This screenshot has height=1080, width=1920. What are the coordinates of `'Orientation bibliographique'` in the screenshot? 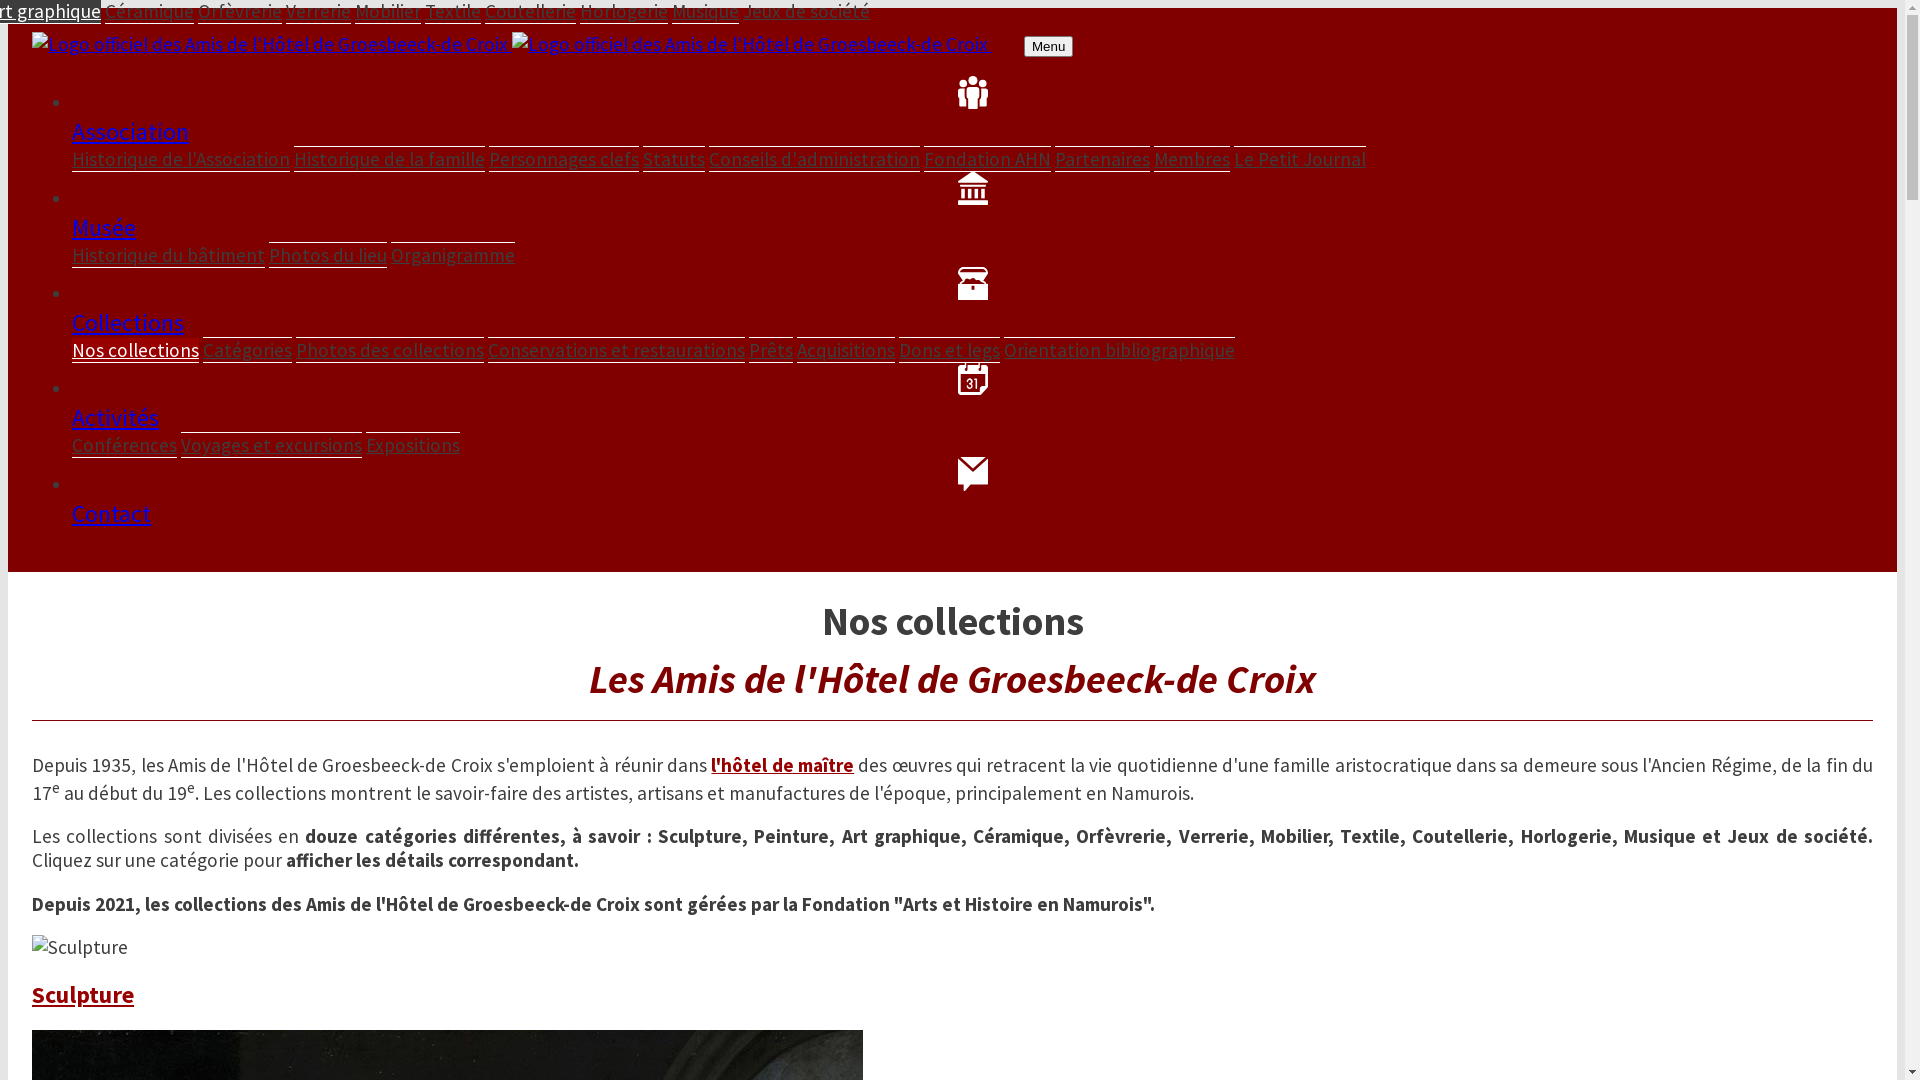 It's located at (1118, 348).